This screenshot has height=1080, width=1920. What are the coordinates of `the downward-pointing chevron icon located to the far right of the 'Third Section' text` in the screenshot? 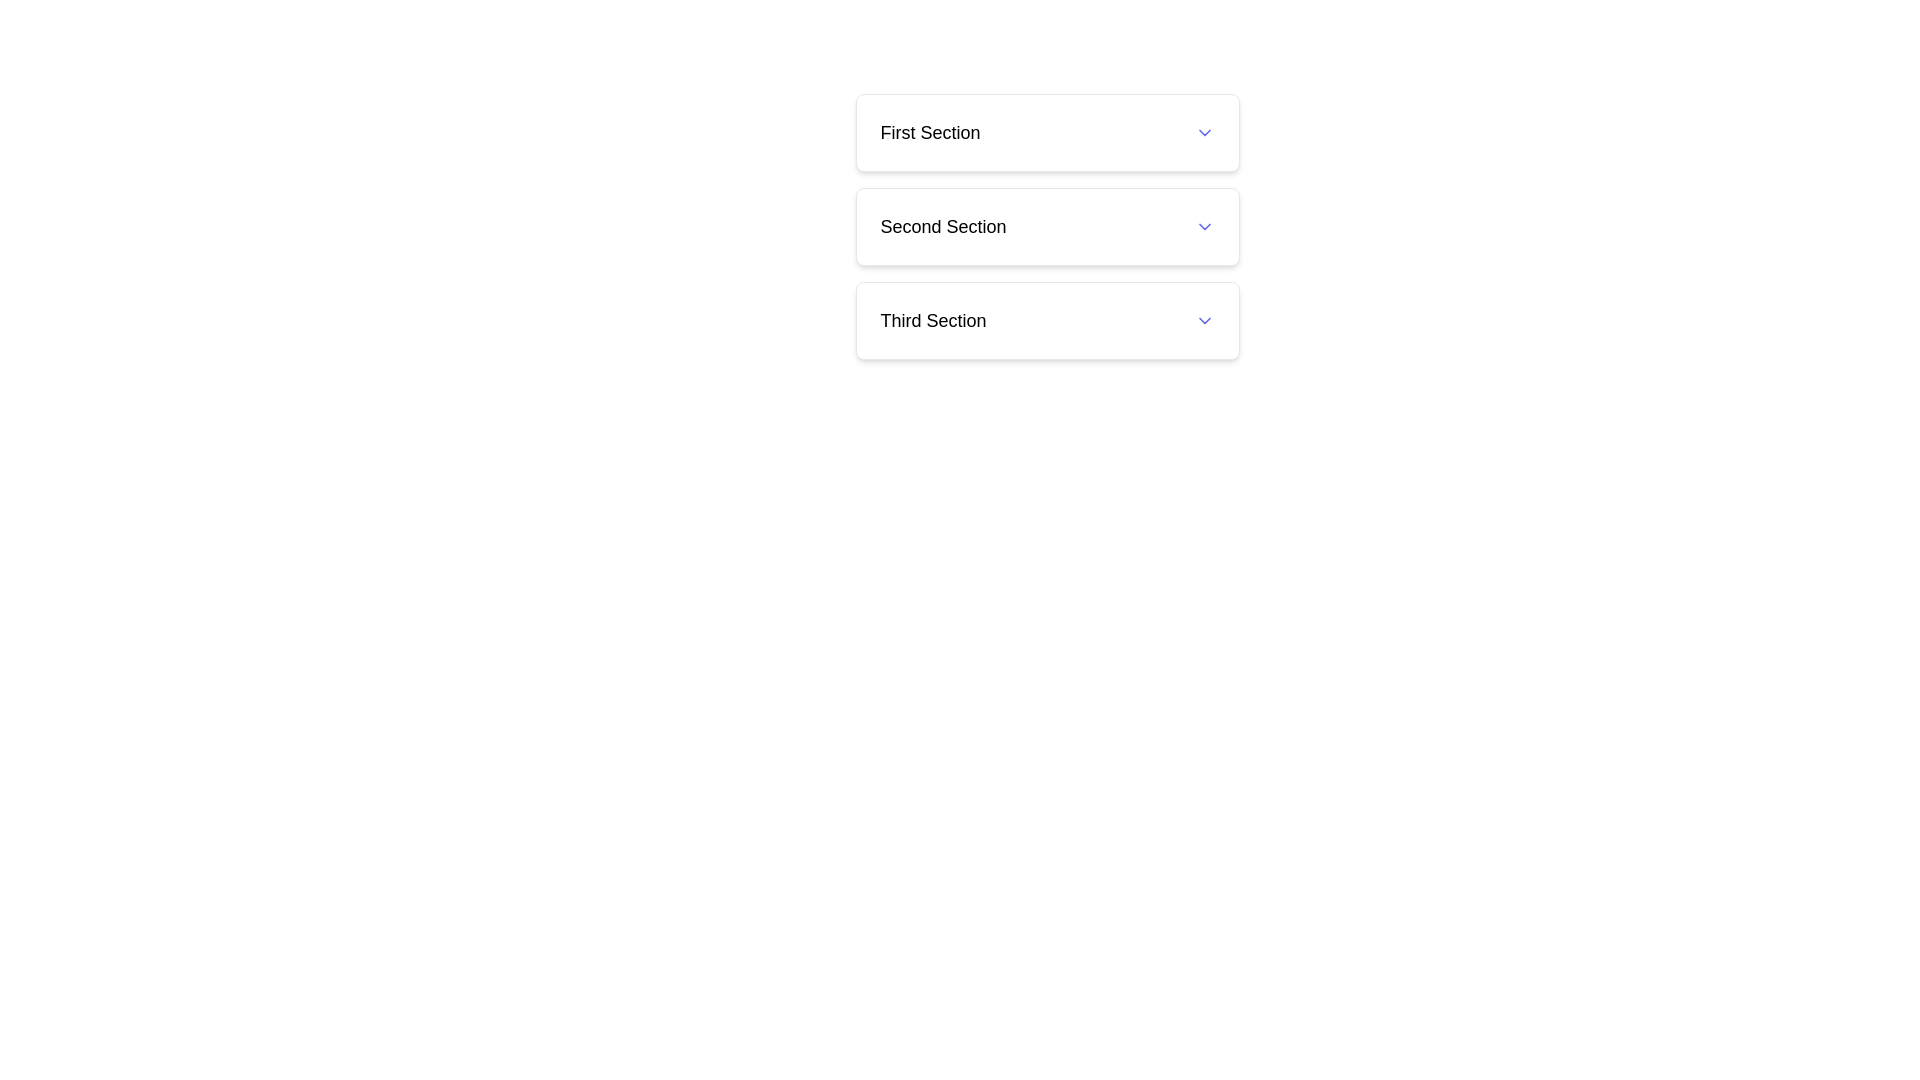 It's located at (1203, 319).